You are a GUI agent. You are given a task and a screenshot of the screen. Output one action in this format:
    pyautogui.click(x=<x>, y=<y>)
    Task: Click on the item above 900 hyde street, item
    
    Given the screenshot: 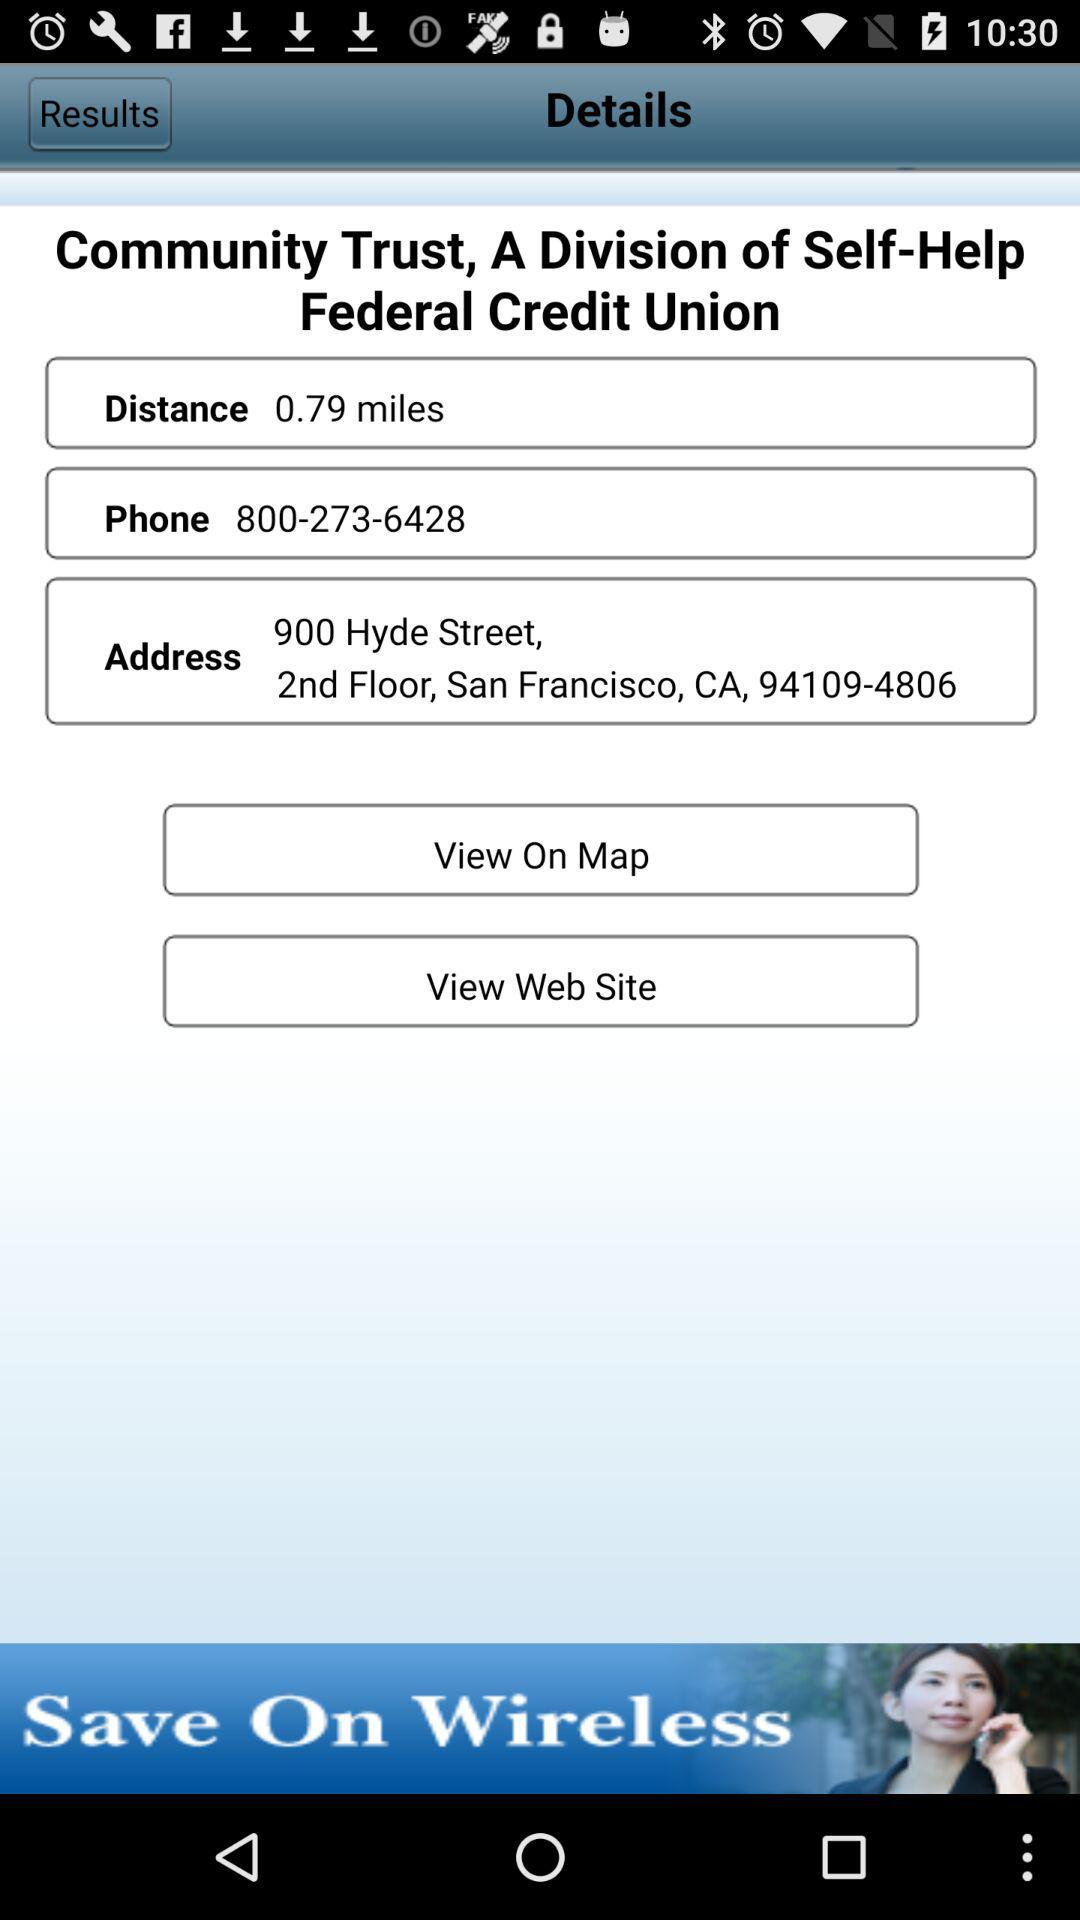 What is the action you would take?
    pyautogui.click(x=350, y=517)
    